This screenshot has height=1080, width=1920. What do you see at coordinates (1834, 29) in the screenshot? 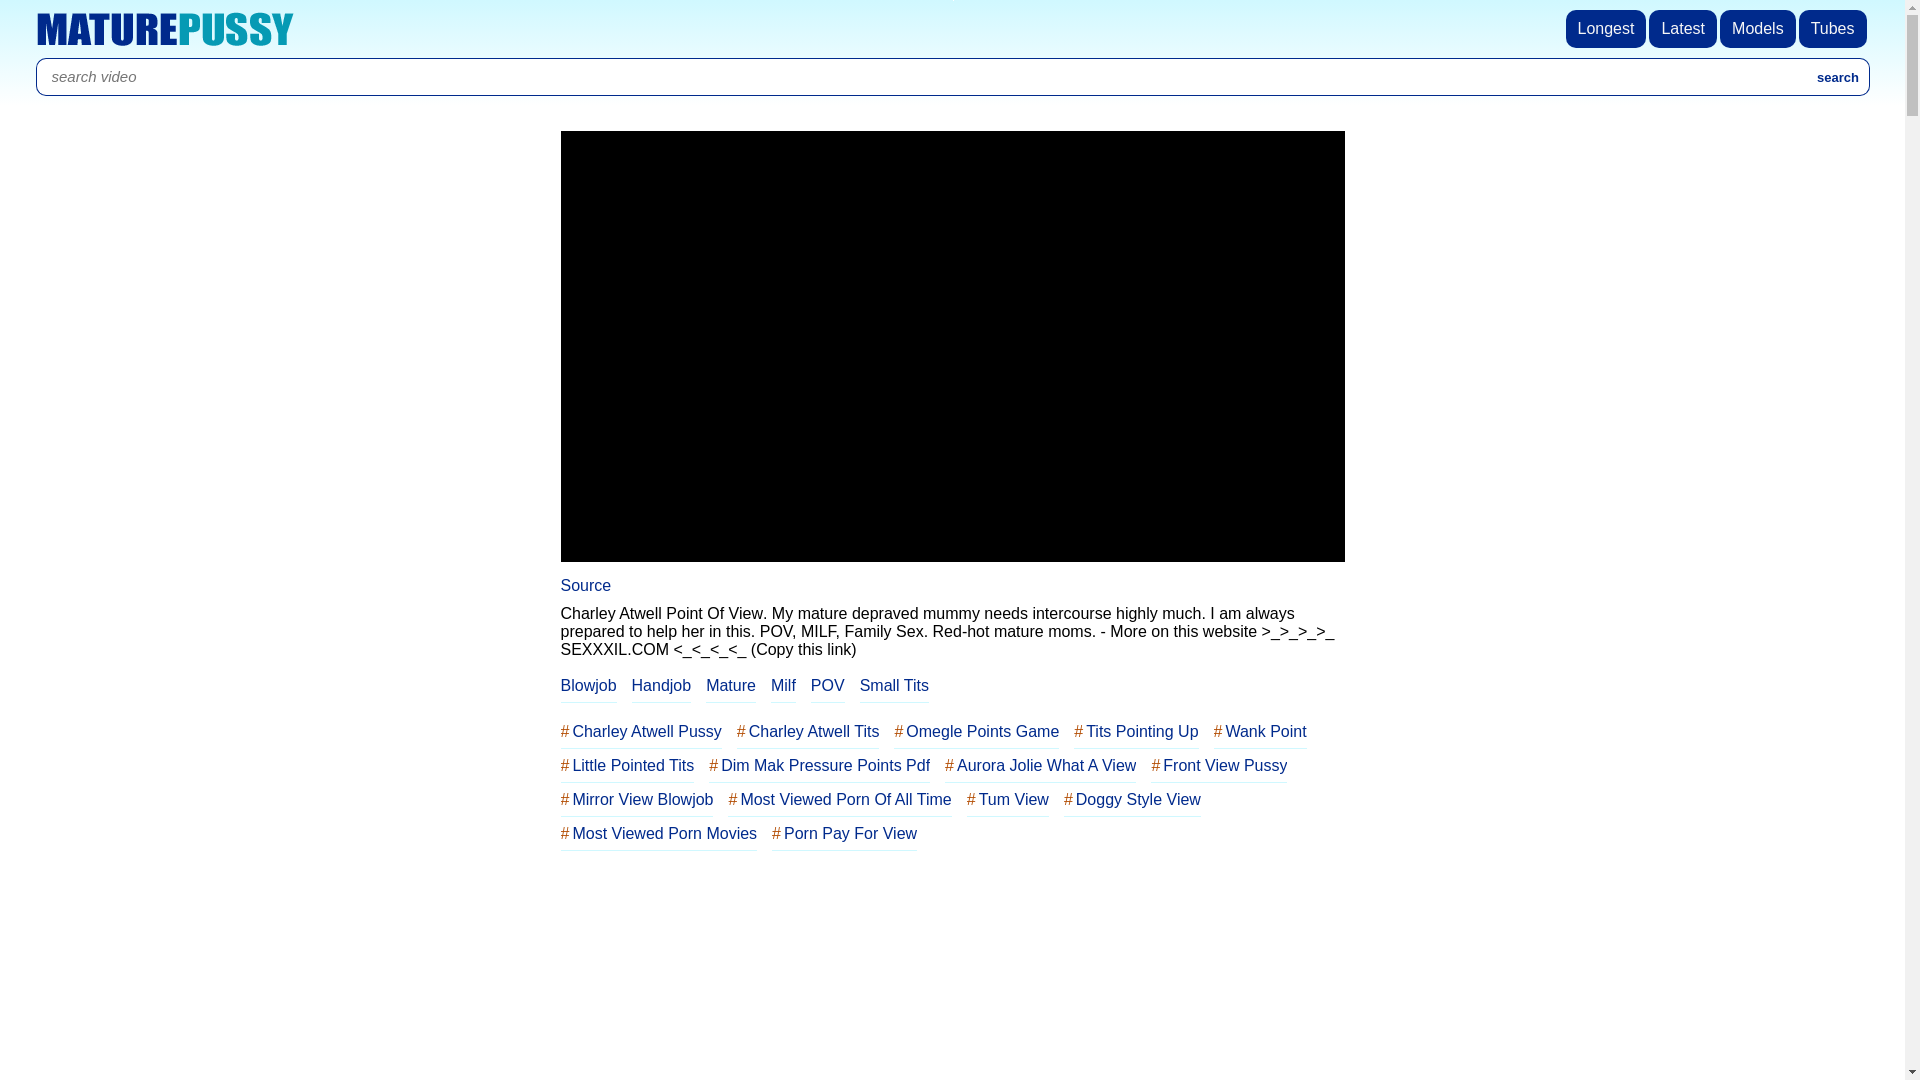
I see `'Tubes'` at bounding box center [1834, 29].